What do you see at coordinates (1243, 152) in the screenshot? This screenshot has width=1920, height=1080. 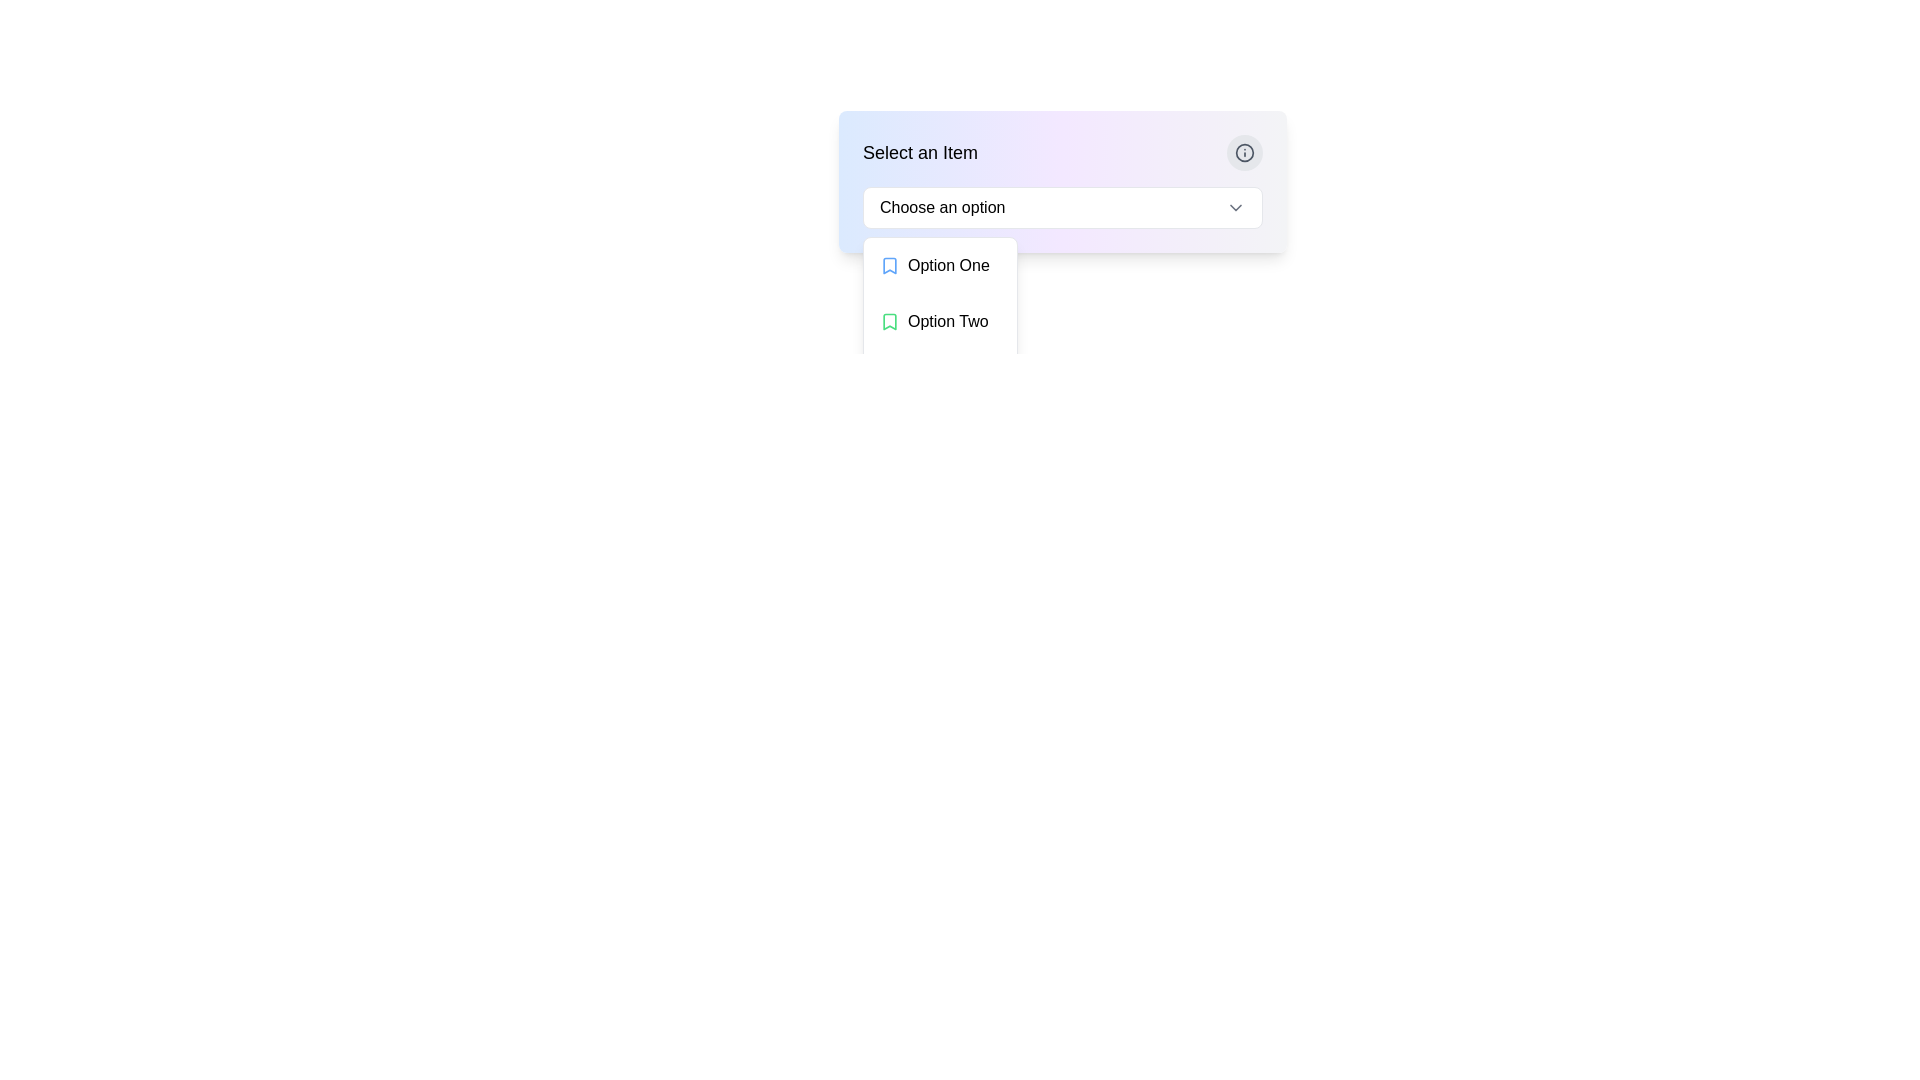 I see `the informational help icon located near the top-right corner of the interface, aligned horizontally with the dropdown labeled 'Select an Item'` at bounding box center [1243, 152].